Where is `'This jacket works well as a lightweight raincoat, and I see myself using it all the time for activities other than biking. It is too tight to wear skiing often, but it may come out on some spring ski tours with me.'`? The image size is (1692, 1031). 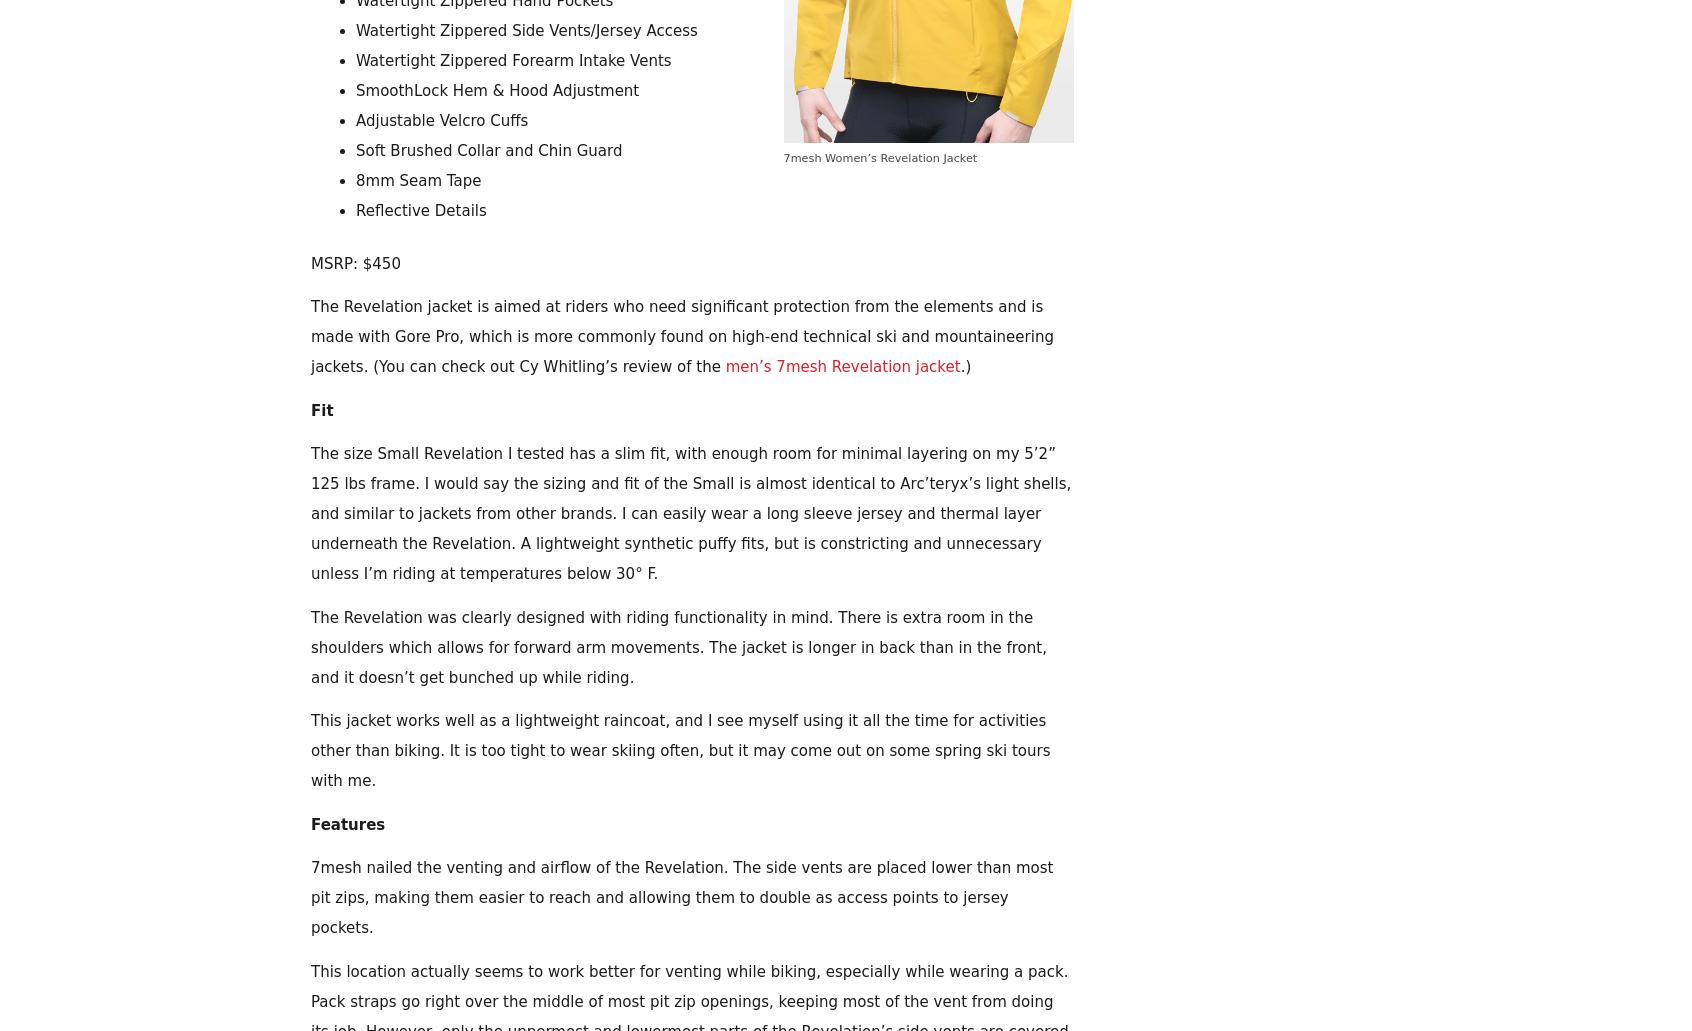 'This jacket works well as a lightweight raincoat, and I see myself using it all the time for activities other than biking. It is too tight to wear skiing often, but it may come out on some spring ski tours with me.' is located at coordinates (680, 749).